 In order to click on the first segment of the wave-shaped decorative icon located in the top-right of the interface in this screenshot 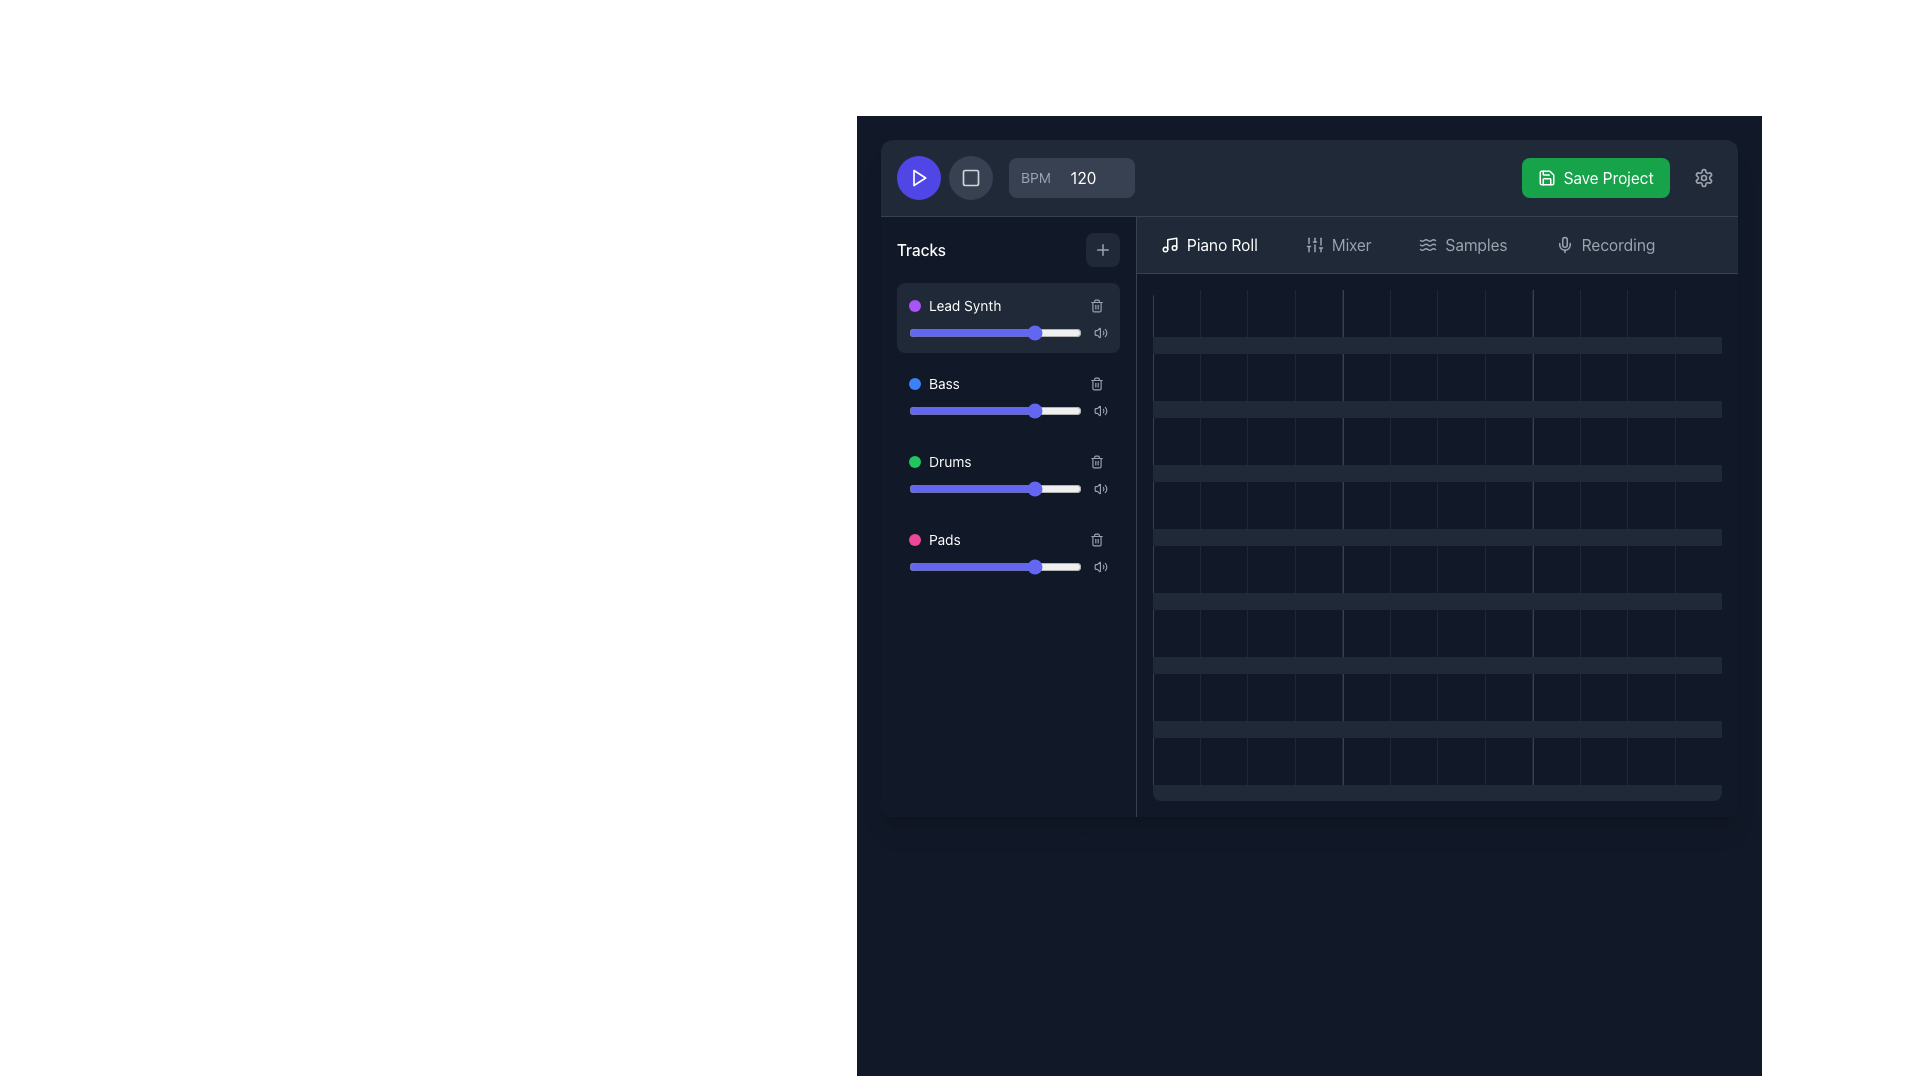, I will do `click(1427, 239)`.